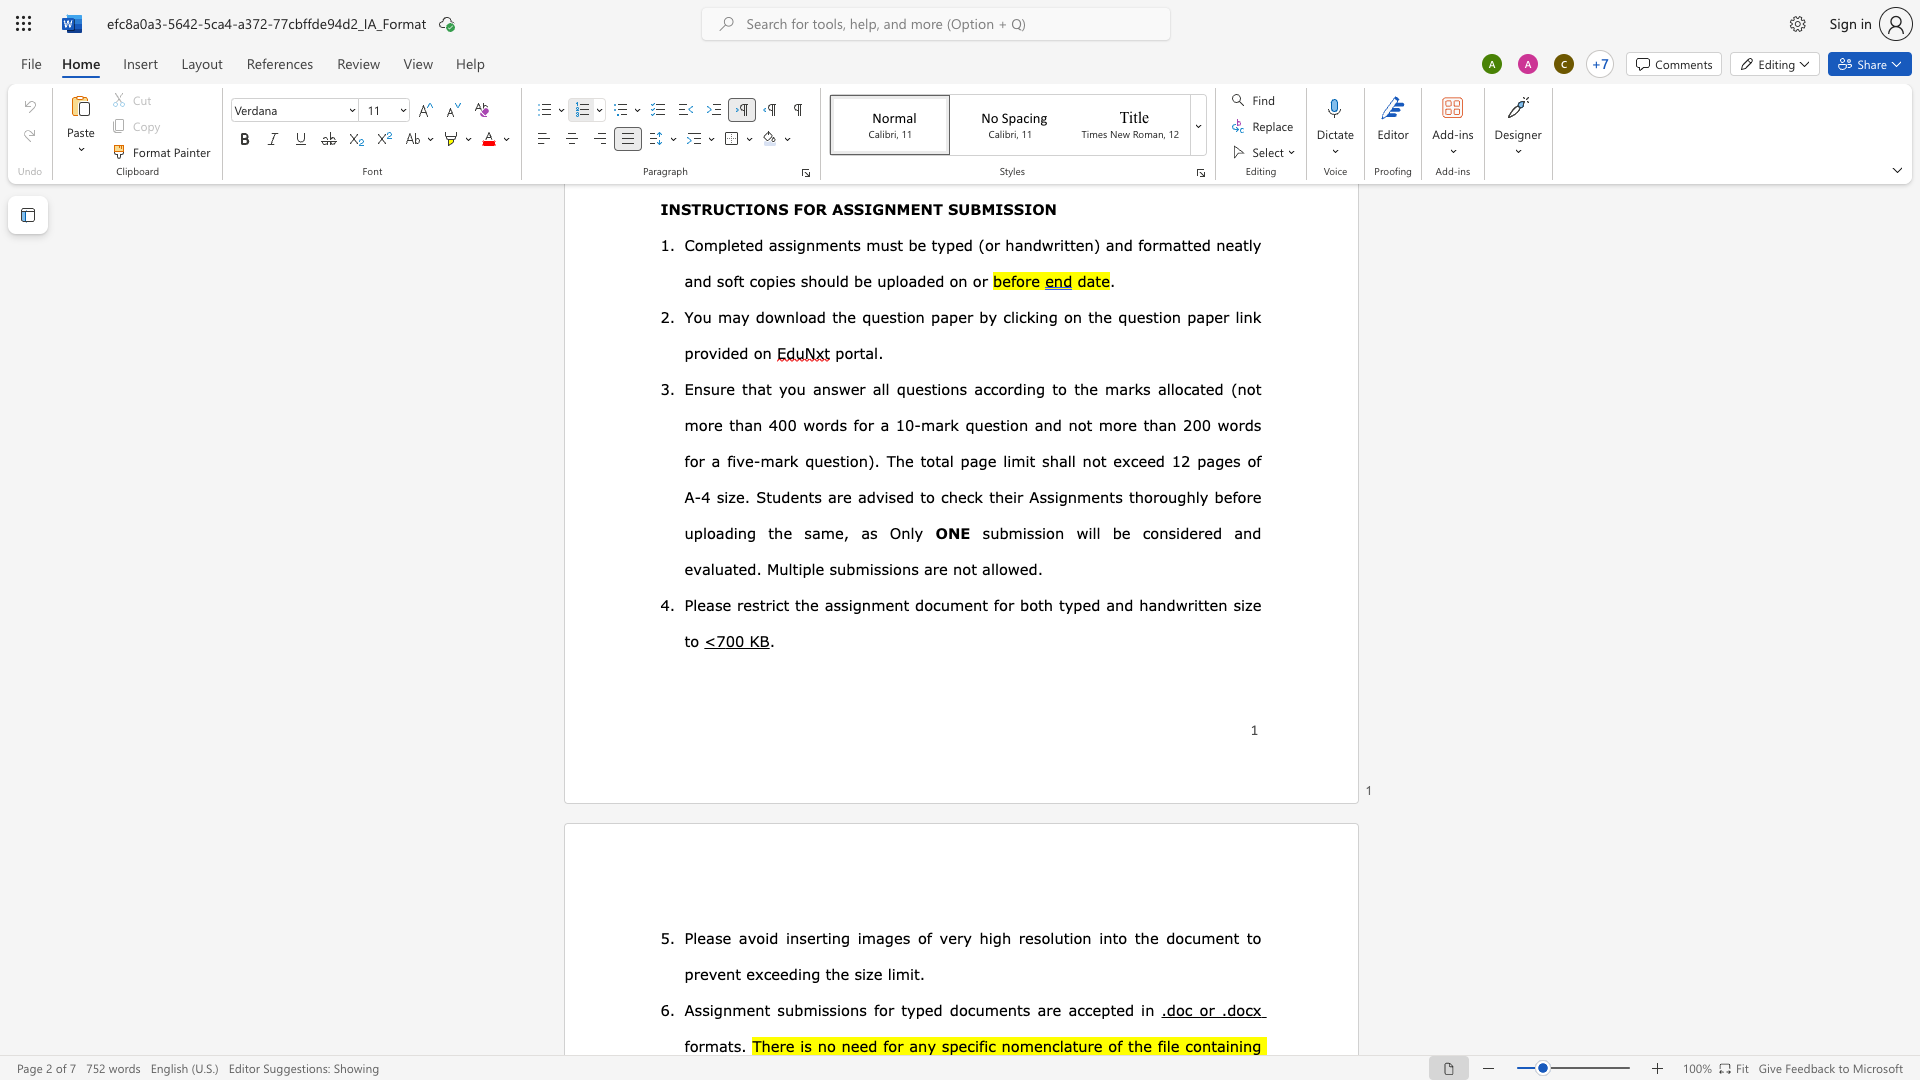  What do you see at coordinates (1171, 1044) in the screenshot?
I see `the space between the continuous character "l" and "e" in the text` at bounding box center [1171, 1044].